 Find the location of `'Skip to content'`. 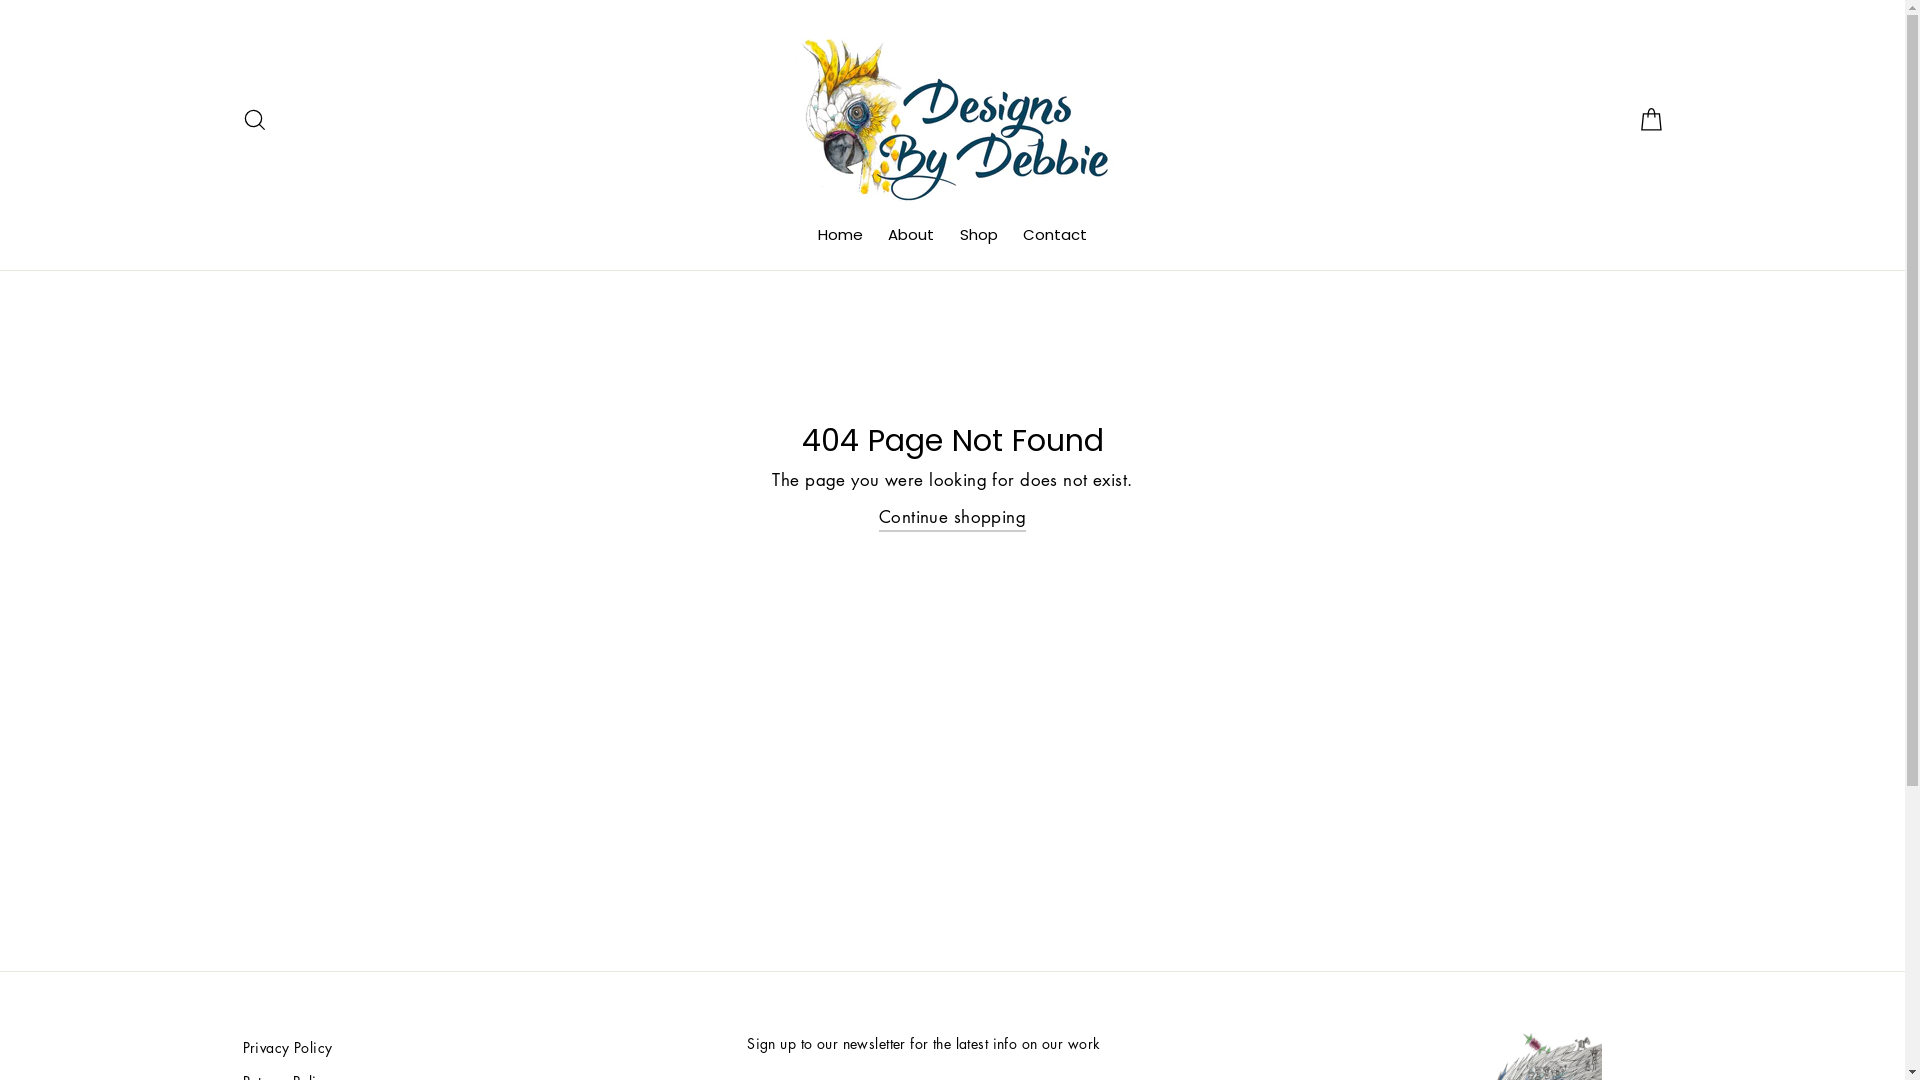

'Skip to content' is located at coordinates (0, 0).